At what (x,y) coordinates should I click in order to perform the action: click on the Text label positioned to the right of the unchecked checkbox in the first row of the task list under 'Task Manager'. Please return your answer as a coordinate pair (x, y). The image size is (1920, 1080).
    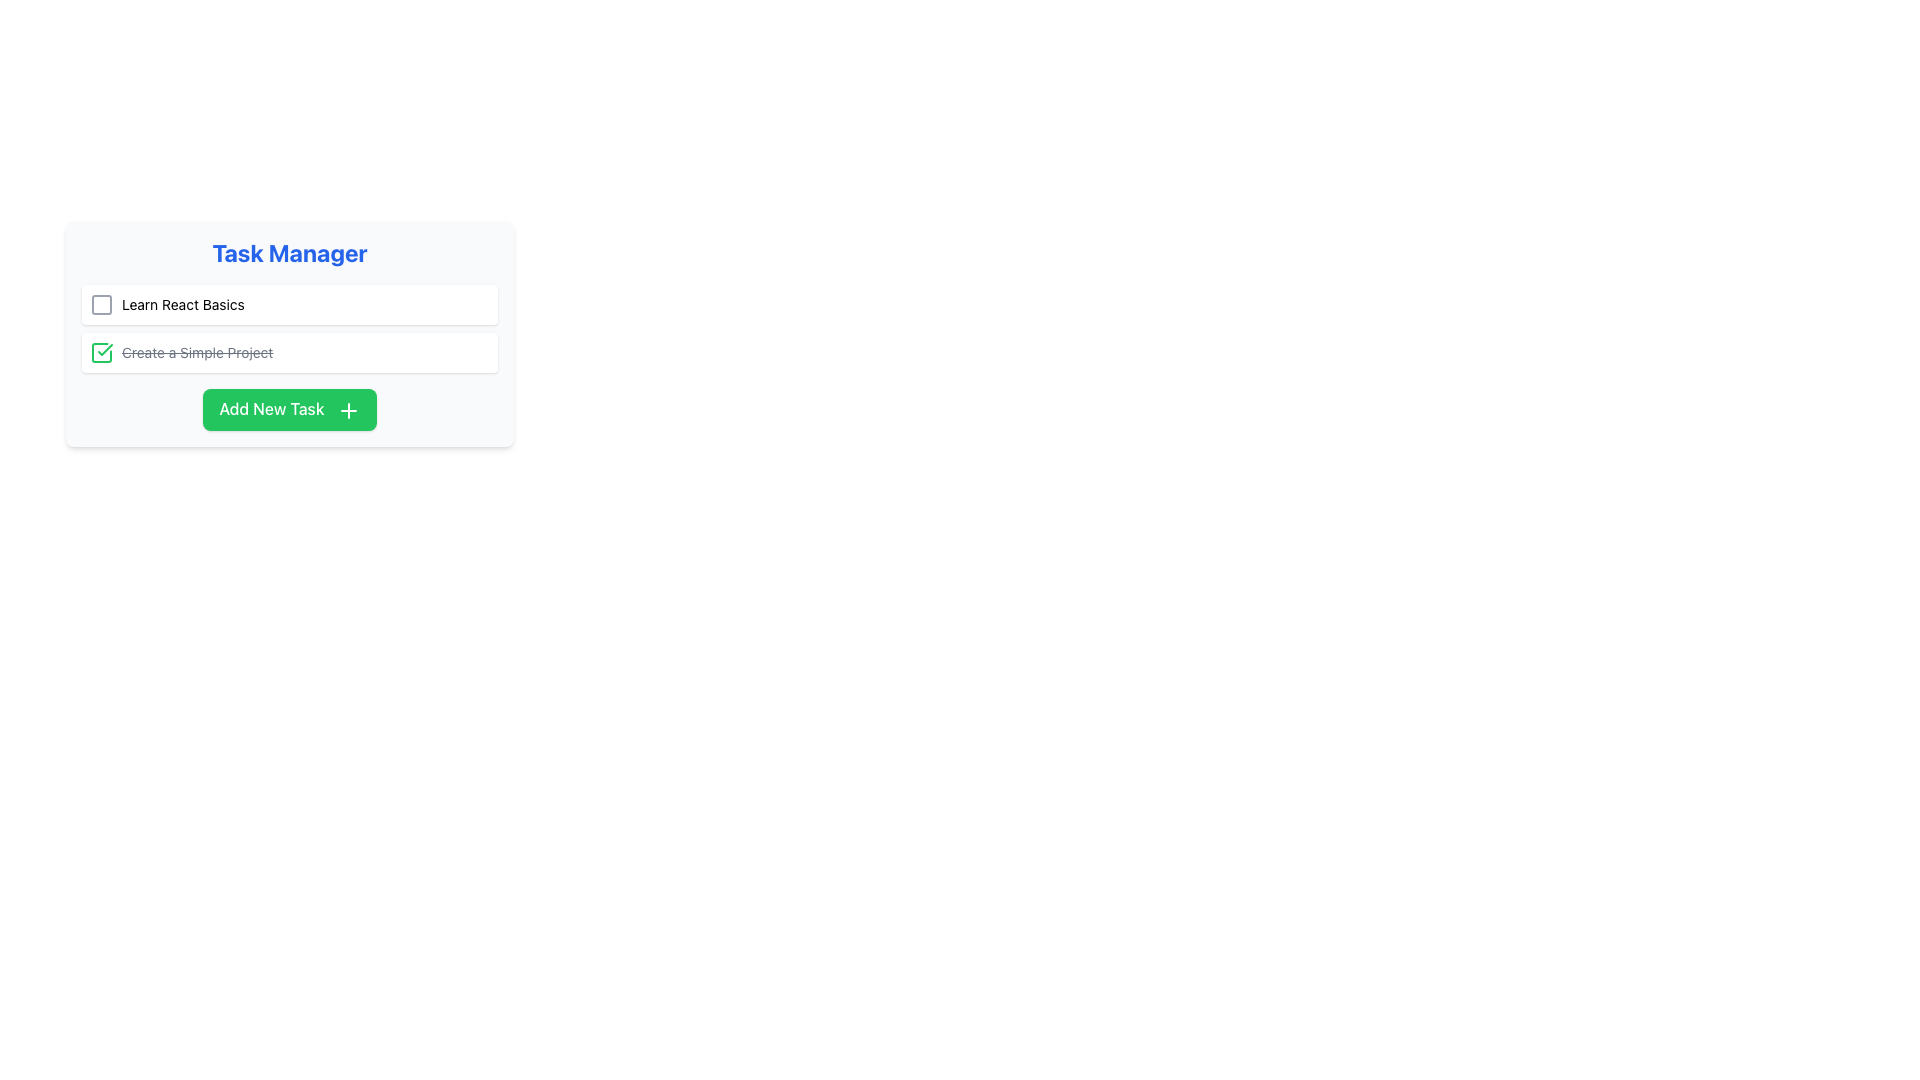
    Looking at the image, I should click on (183, 304).